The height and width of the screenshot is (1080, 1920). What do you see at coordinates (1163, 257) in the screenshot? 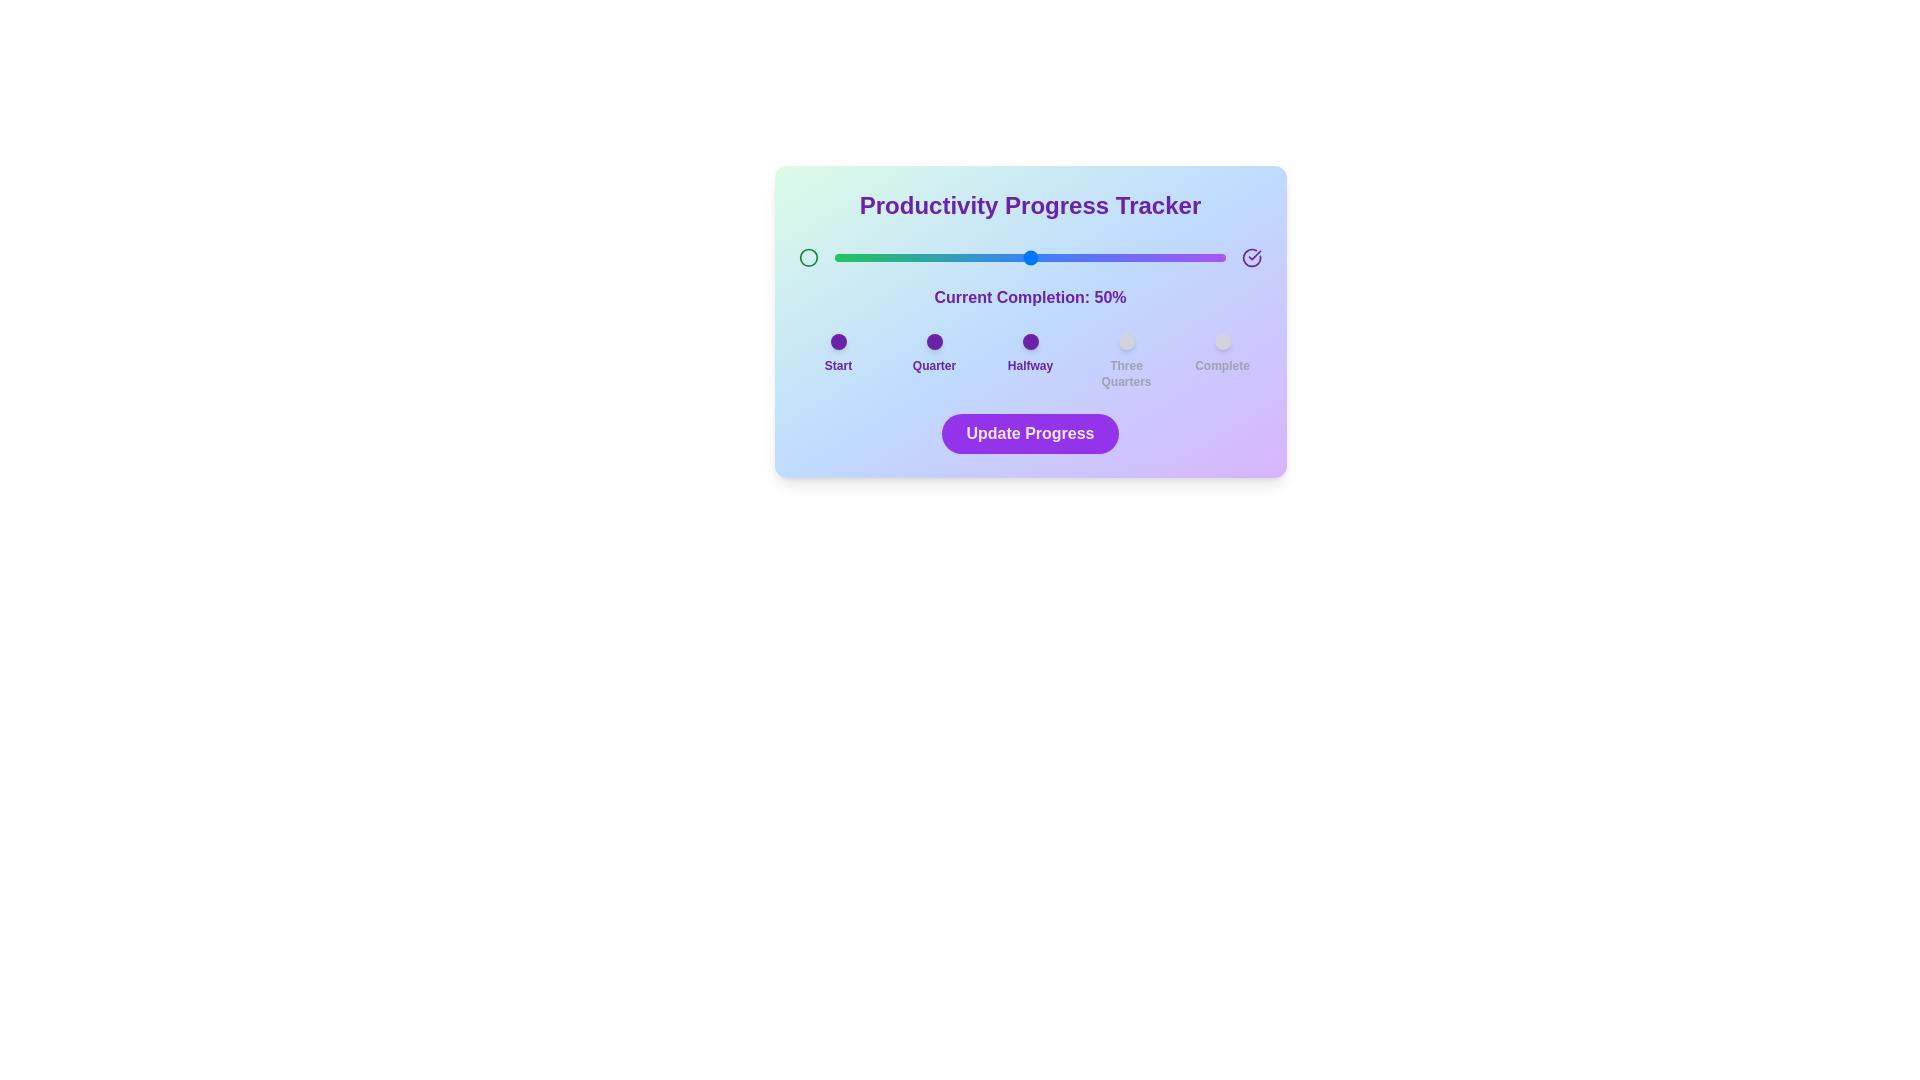
I see `the progress slider to 84%` at bounding box center [1163, 257].